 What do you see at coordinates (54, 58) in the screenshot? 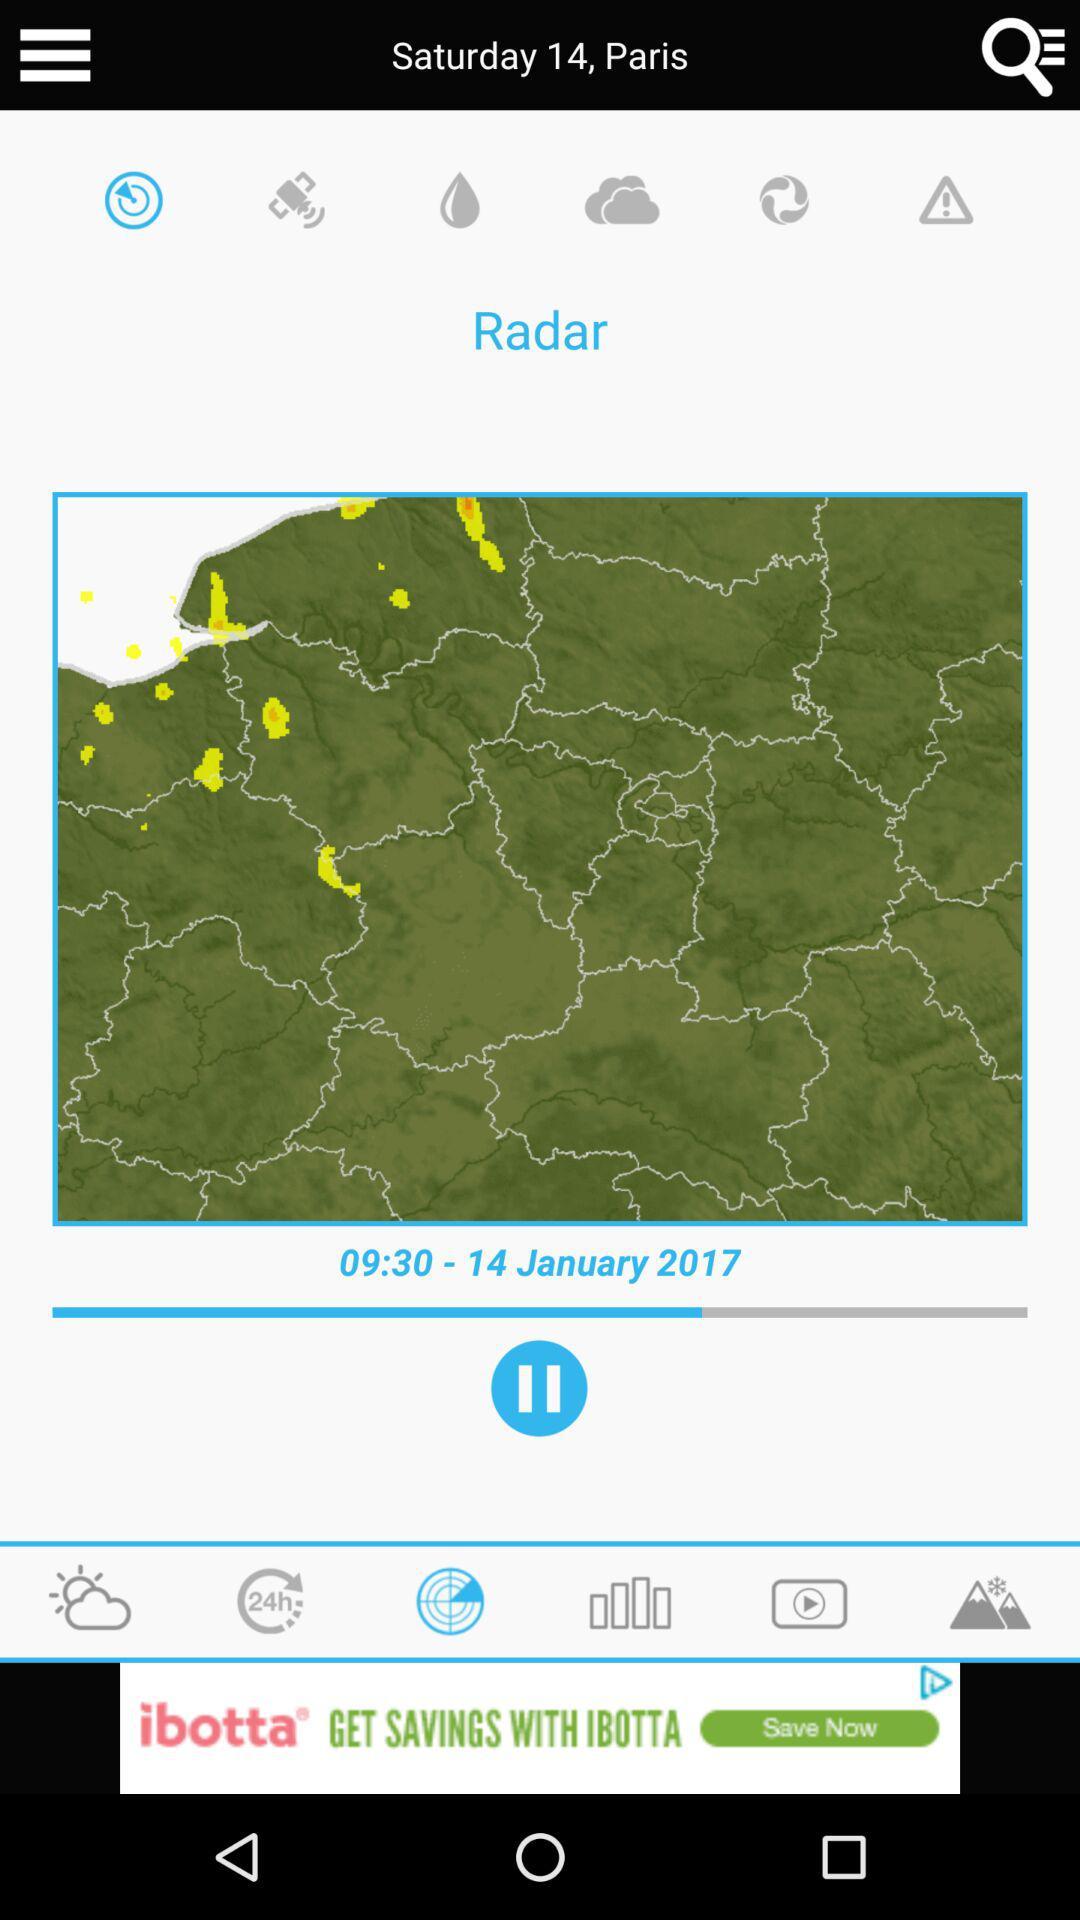
I see `the menu icon` at bounding box center [54, 58].